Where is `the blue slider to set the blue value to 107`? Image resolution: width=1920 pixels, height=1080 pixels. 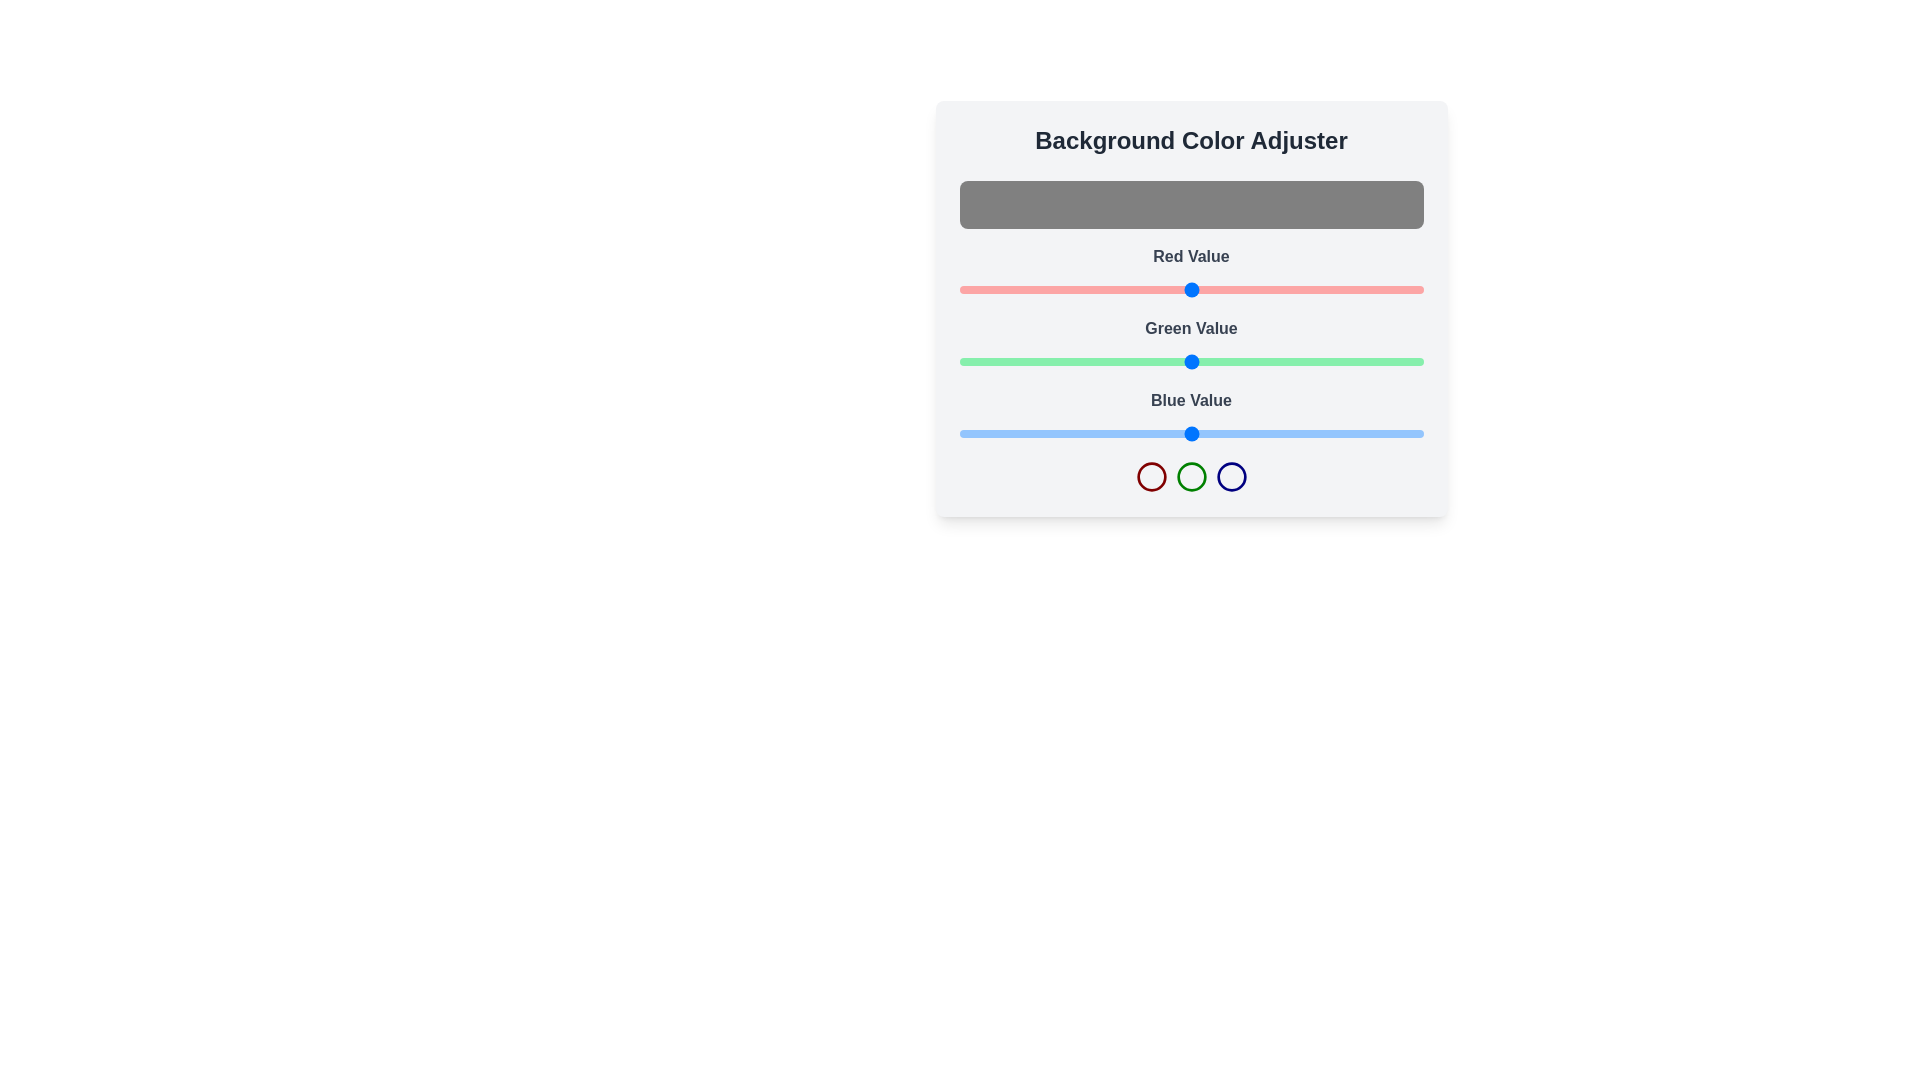 the blue slider to set the blue value to 107 is located at coordinates (1154, 433).